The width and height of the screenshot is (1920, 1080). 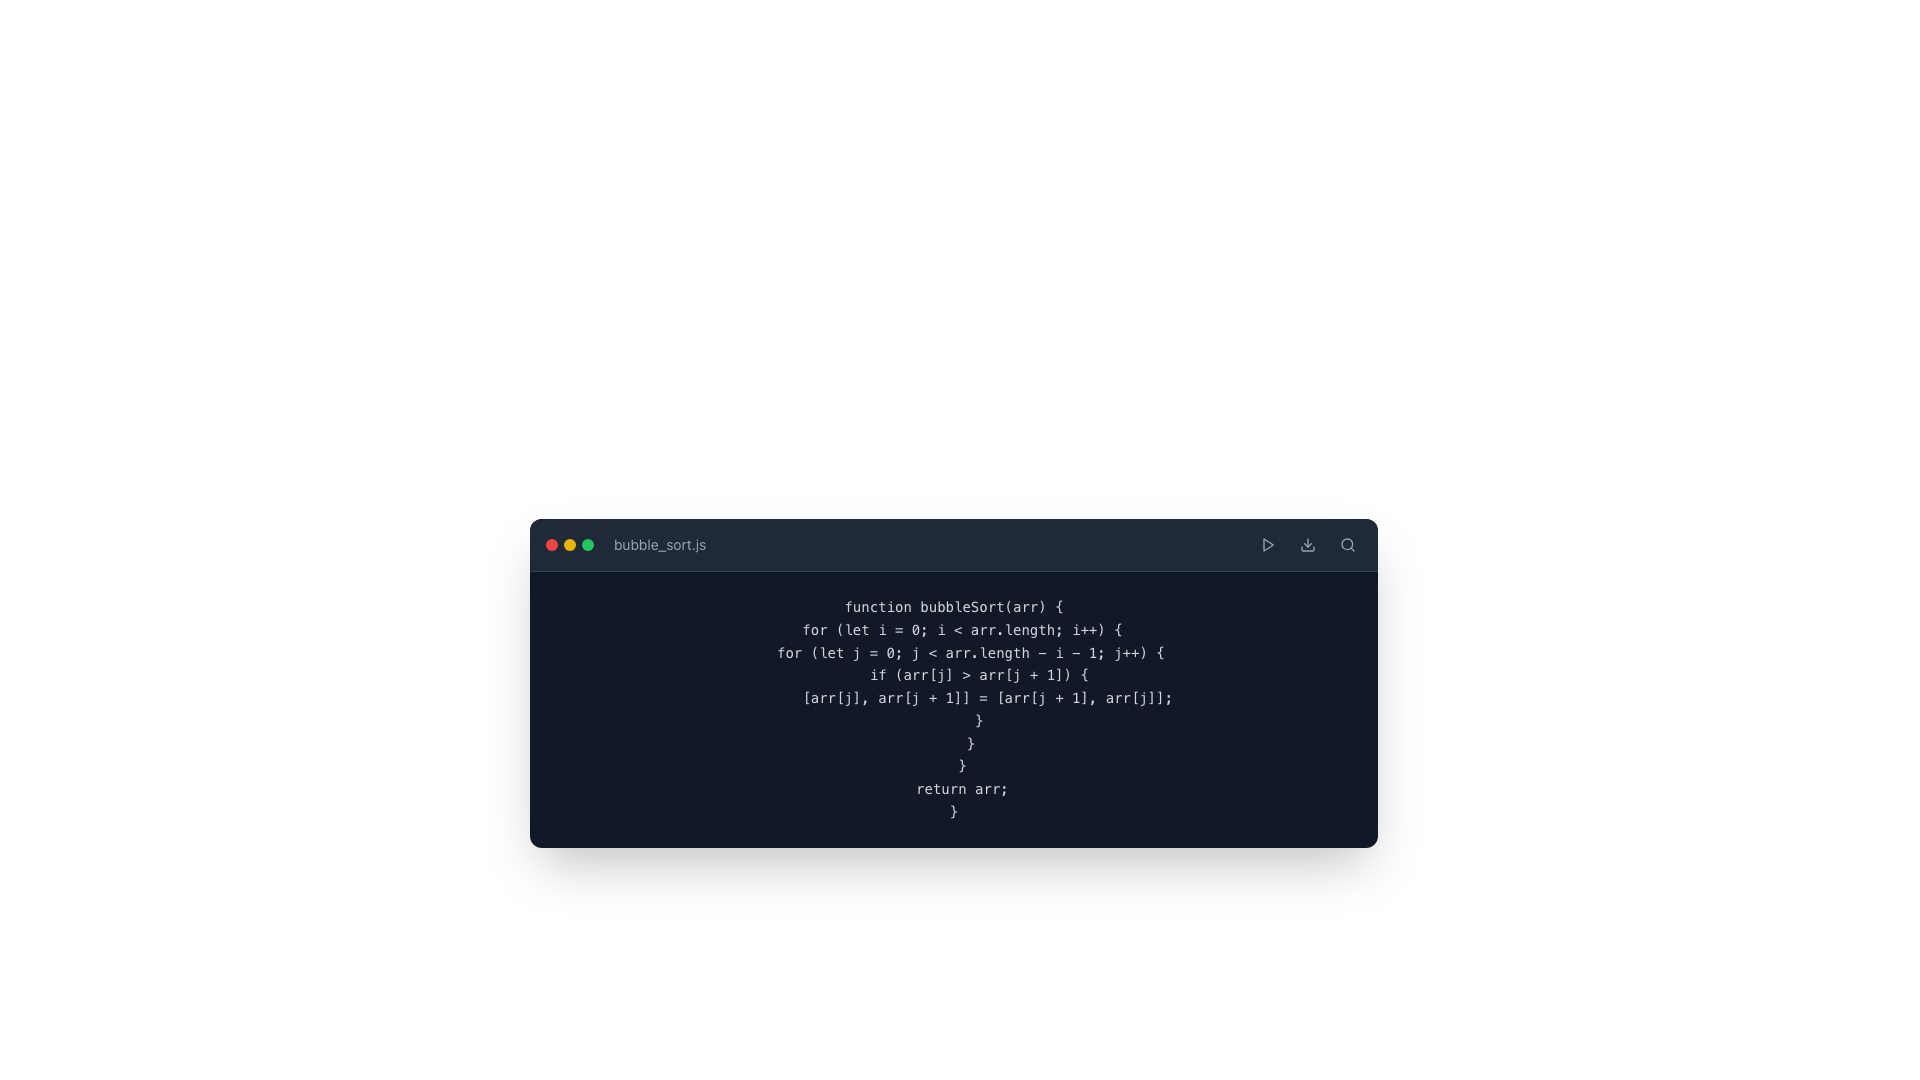 I want to click on the download button located in the top-right corner toolbar of the modal, which is the second button from the left in a cluster of three icons, to initiate a download, so click(x=1308, y=544).